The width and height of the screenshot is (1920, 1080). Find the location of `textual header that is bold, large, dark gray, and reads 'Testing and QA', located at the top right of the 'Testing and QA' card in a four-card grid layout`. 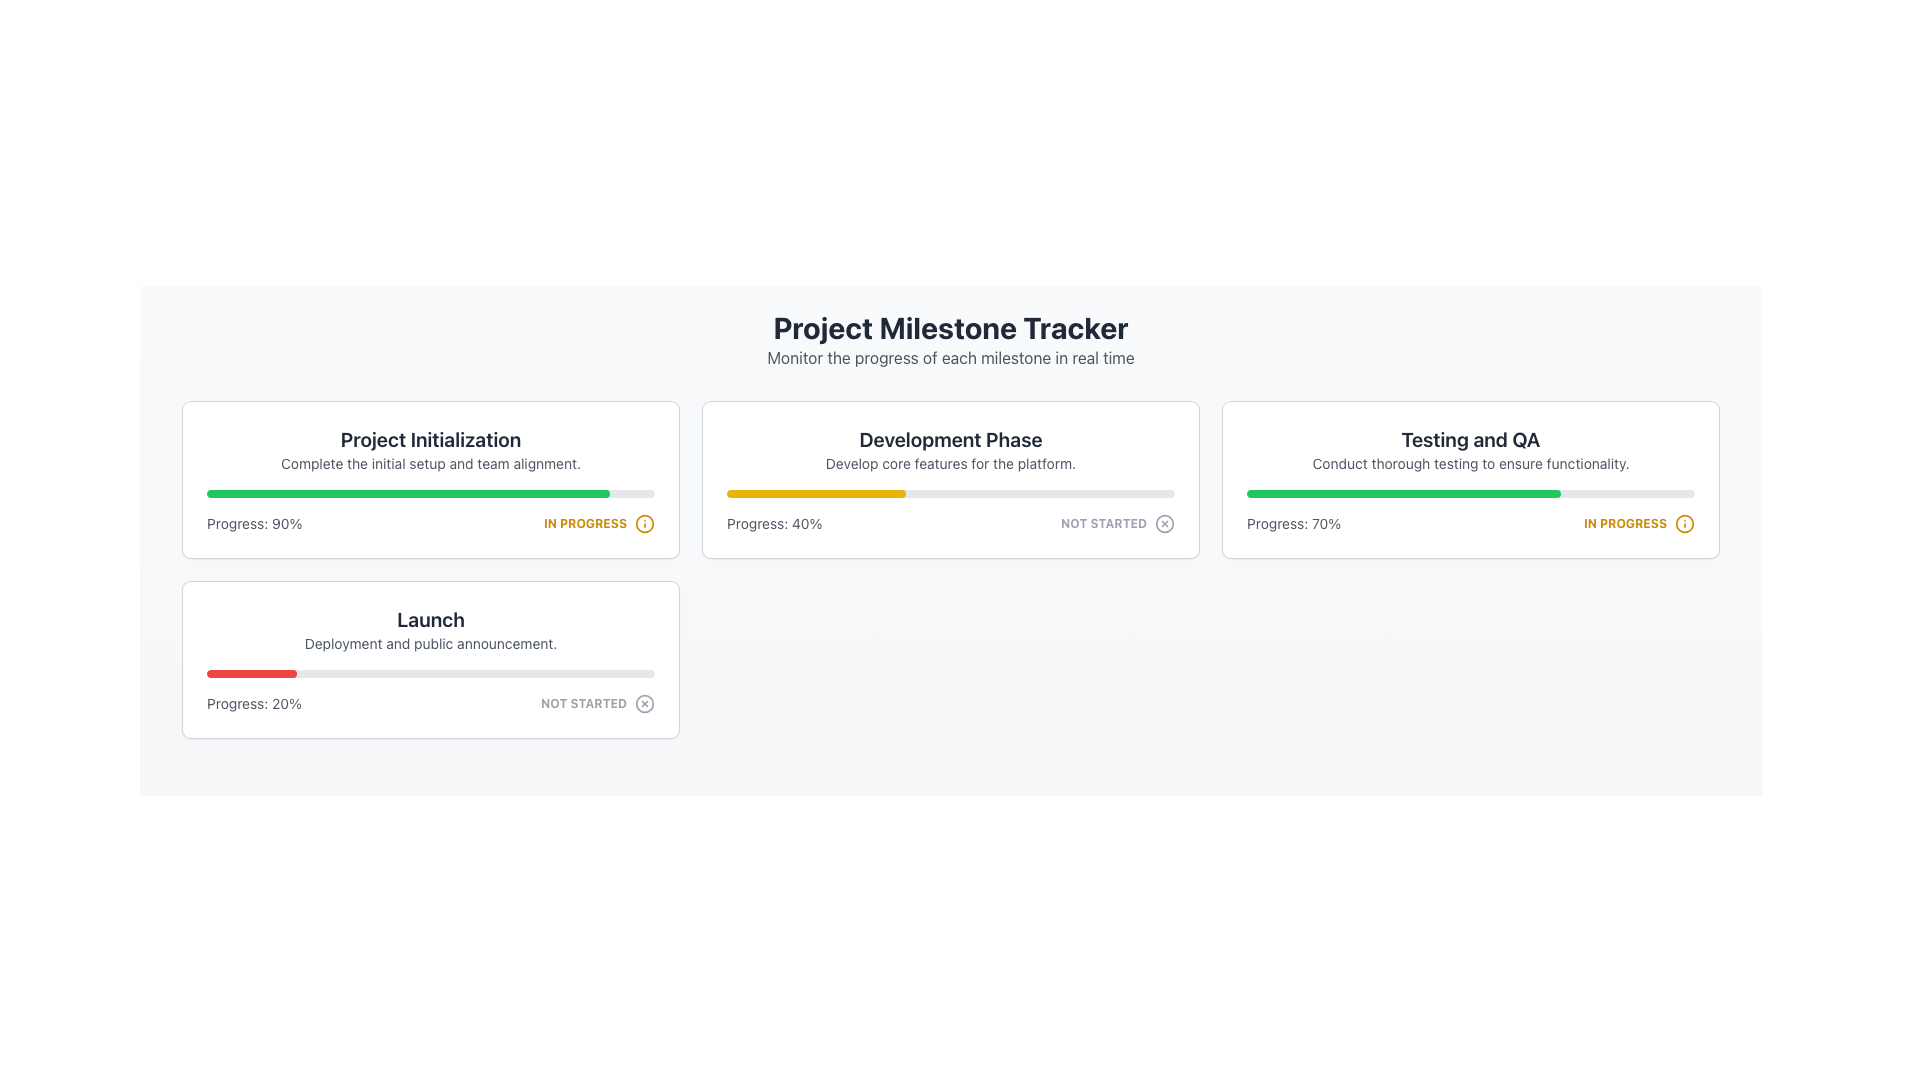

textual header that is bold, large, dark gray, and reads 'Testing and QA', located at the top right of the 'Testing and QA' card in a four-card grid layout is located at coordinates (1470, 438).